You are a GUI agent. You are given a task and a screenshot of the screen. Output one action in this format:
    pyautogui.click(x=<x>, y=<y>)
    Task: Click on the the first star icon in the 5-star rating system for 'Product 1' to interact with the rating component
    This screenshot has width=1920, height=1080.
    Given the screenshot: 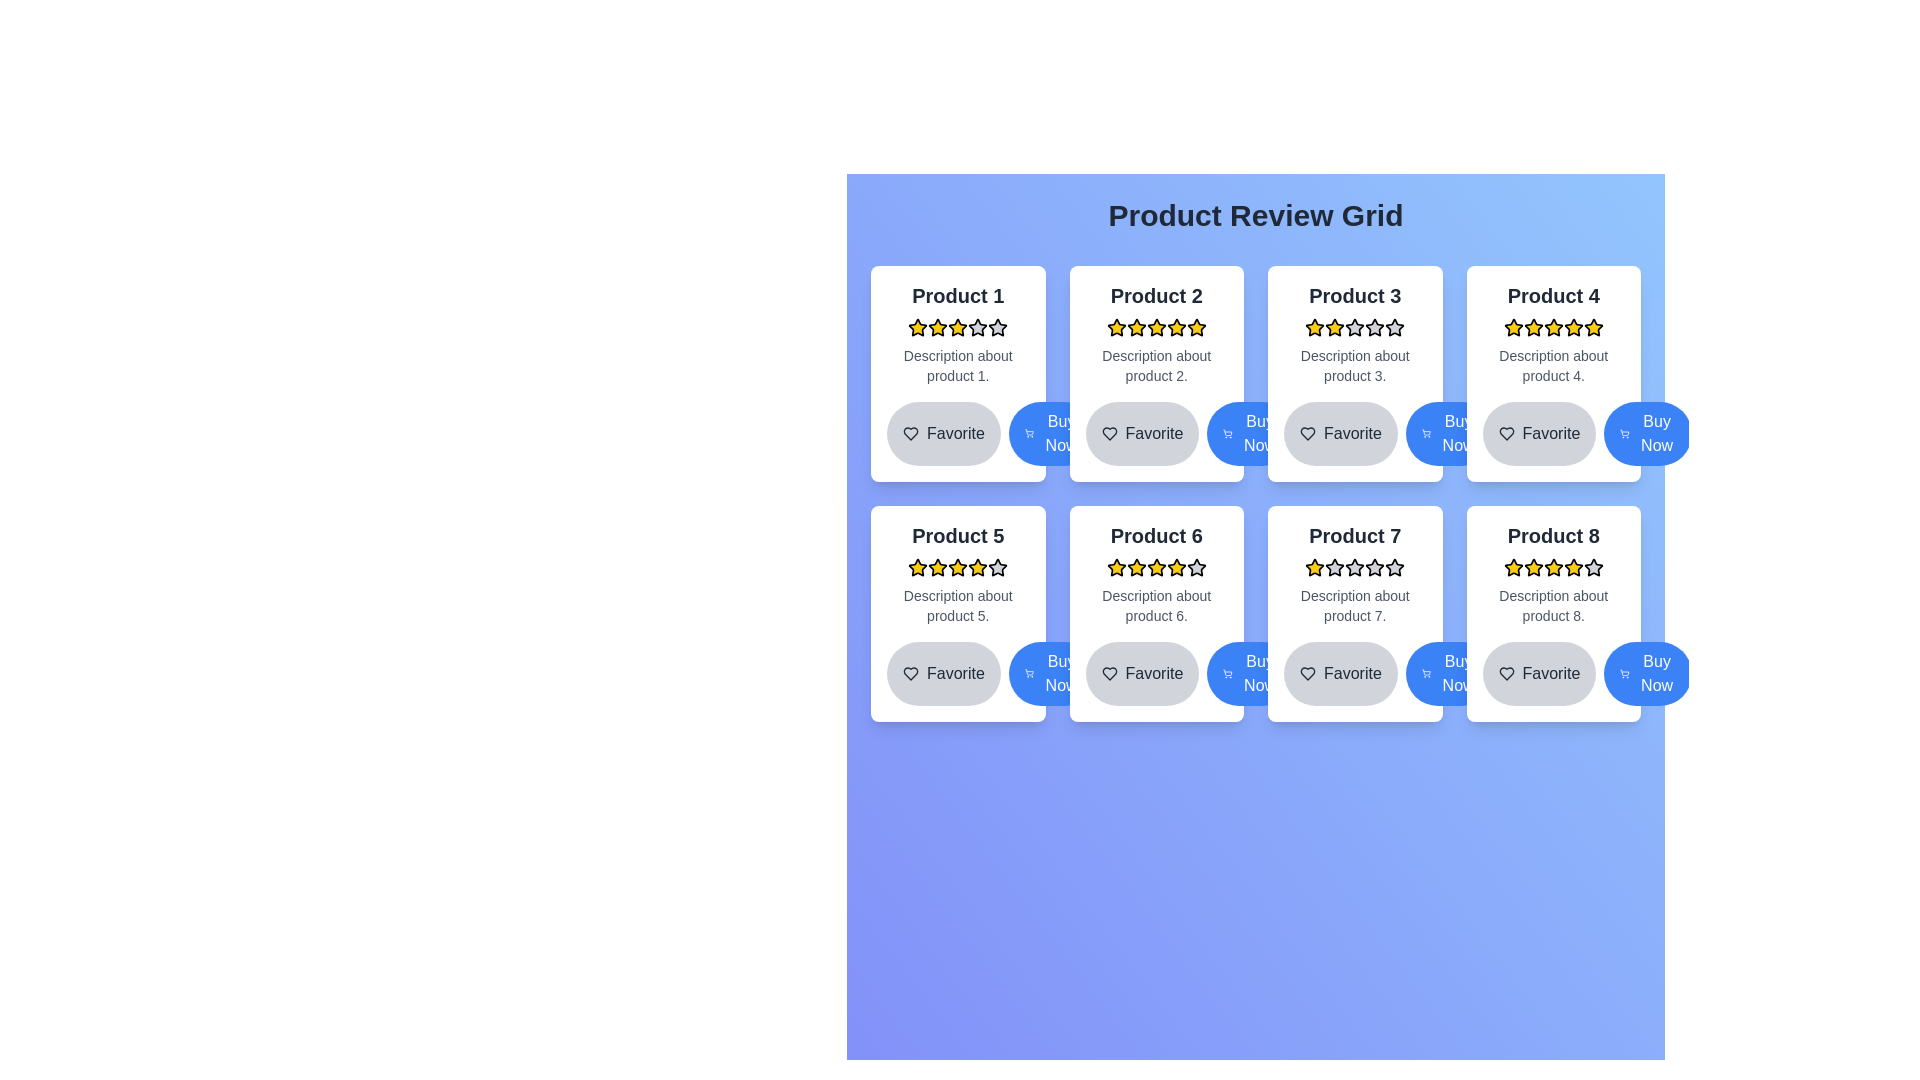 What is the action you would take?
    pyautogui.click(x=916, y=326)
    